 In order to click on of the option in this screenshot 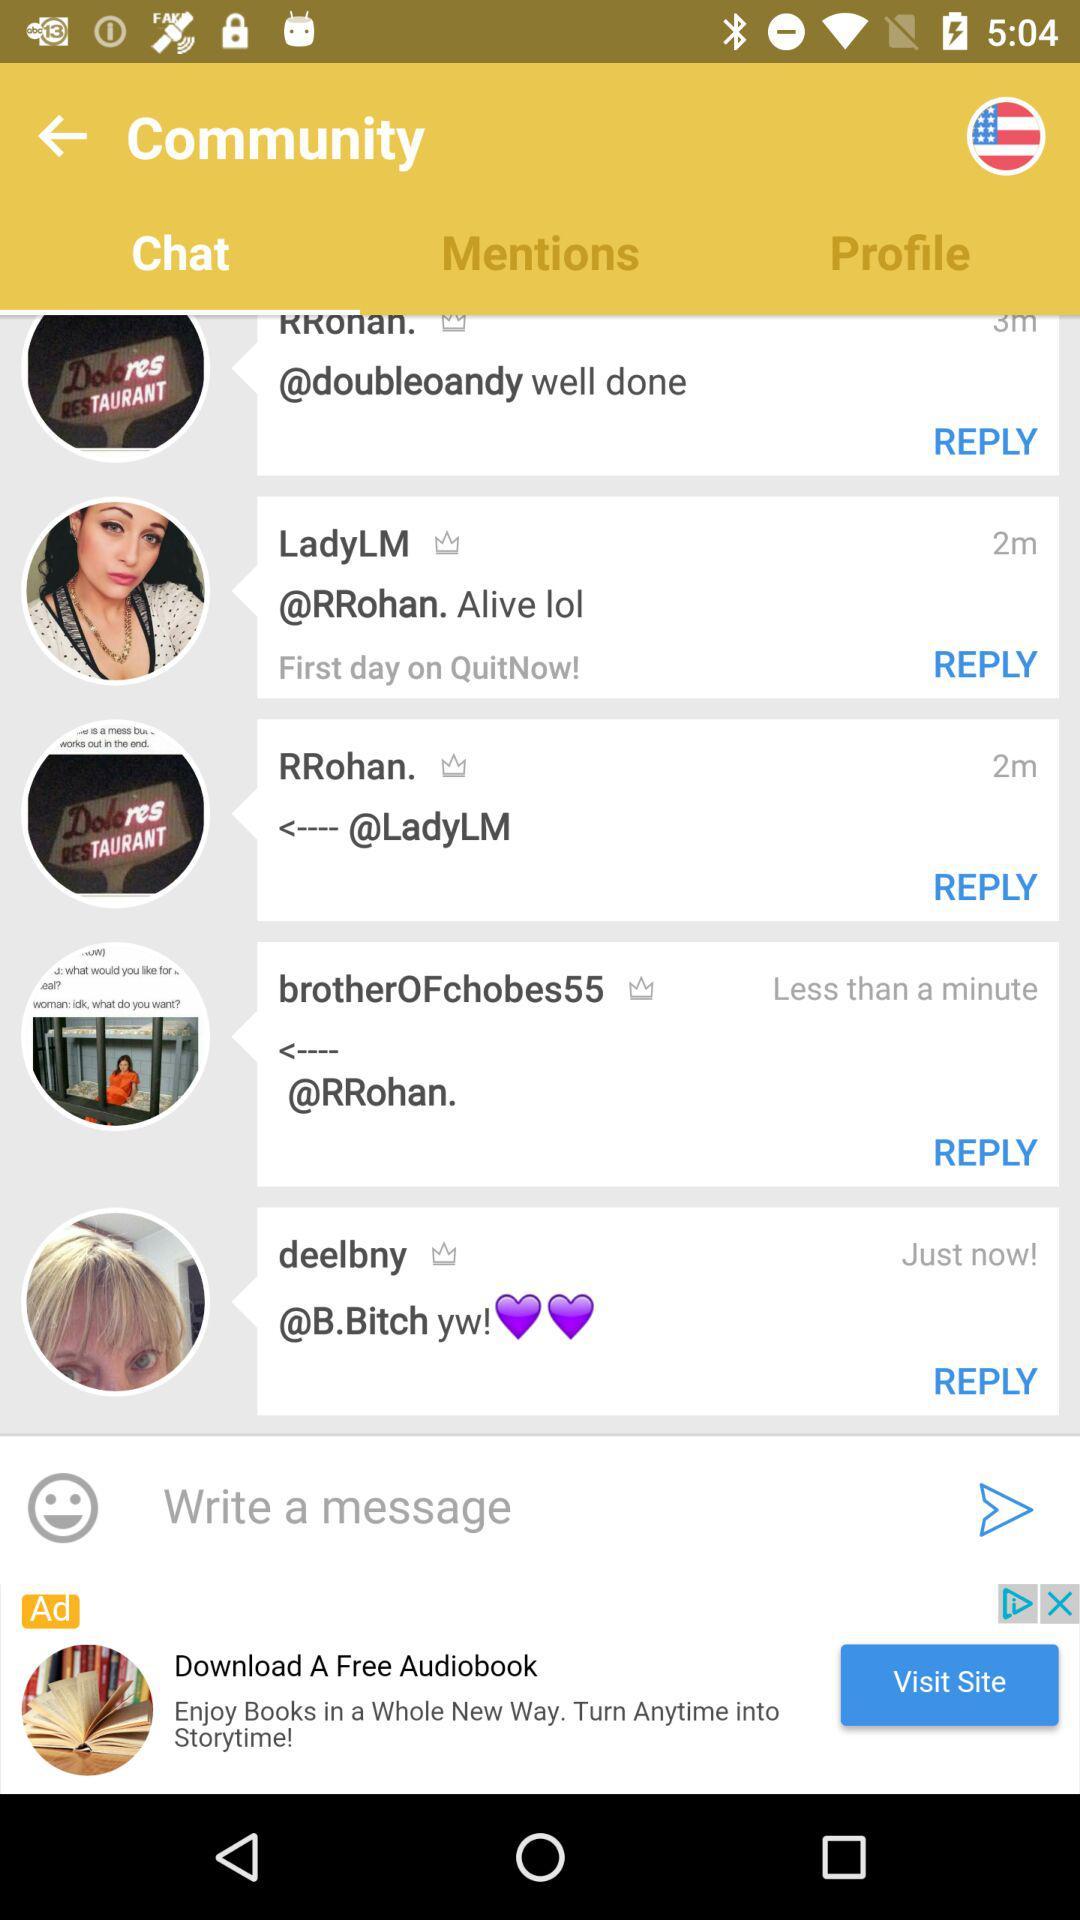, I will do `click(540, 1688)`.